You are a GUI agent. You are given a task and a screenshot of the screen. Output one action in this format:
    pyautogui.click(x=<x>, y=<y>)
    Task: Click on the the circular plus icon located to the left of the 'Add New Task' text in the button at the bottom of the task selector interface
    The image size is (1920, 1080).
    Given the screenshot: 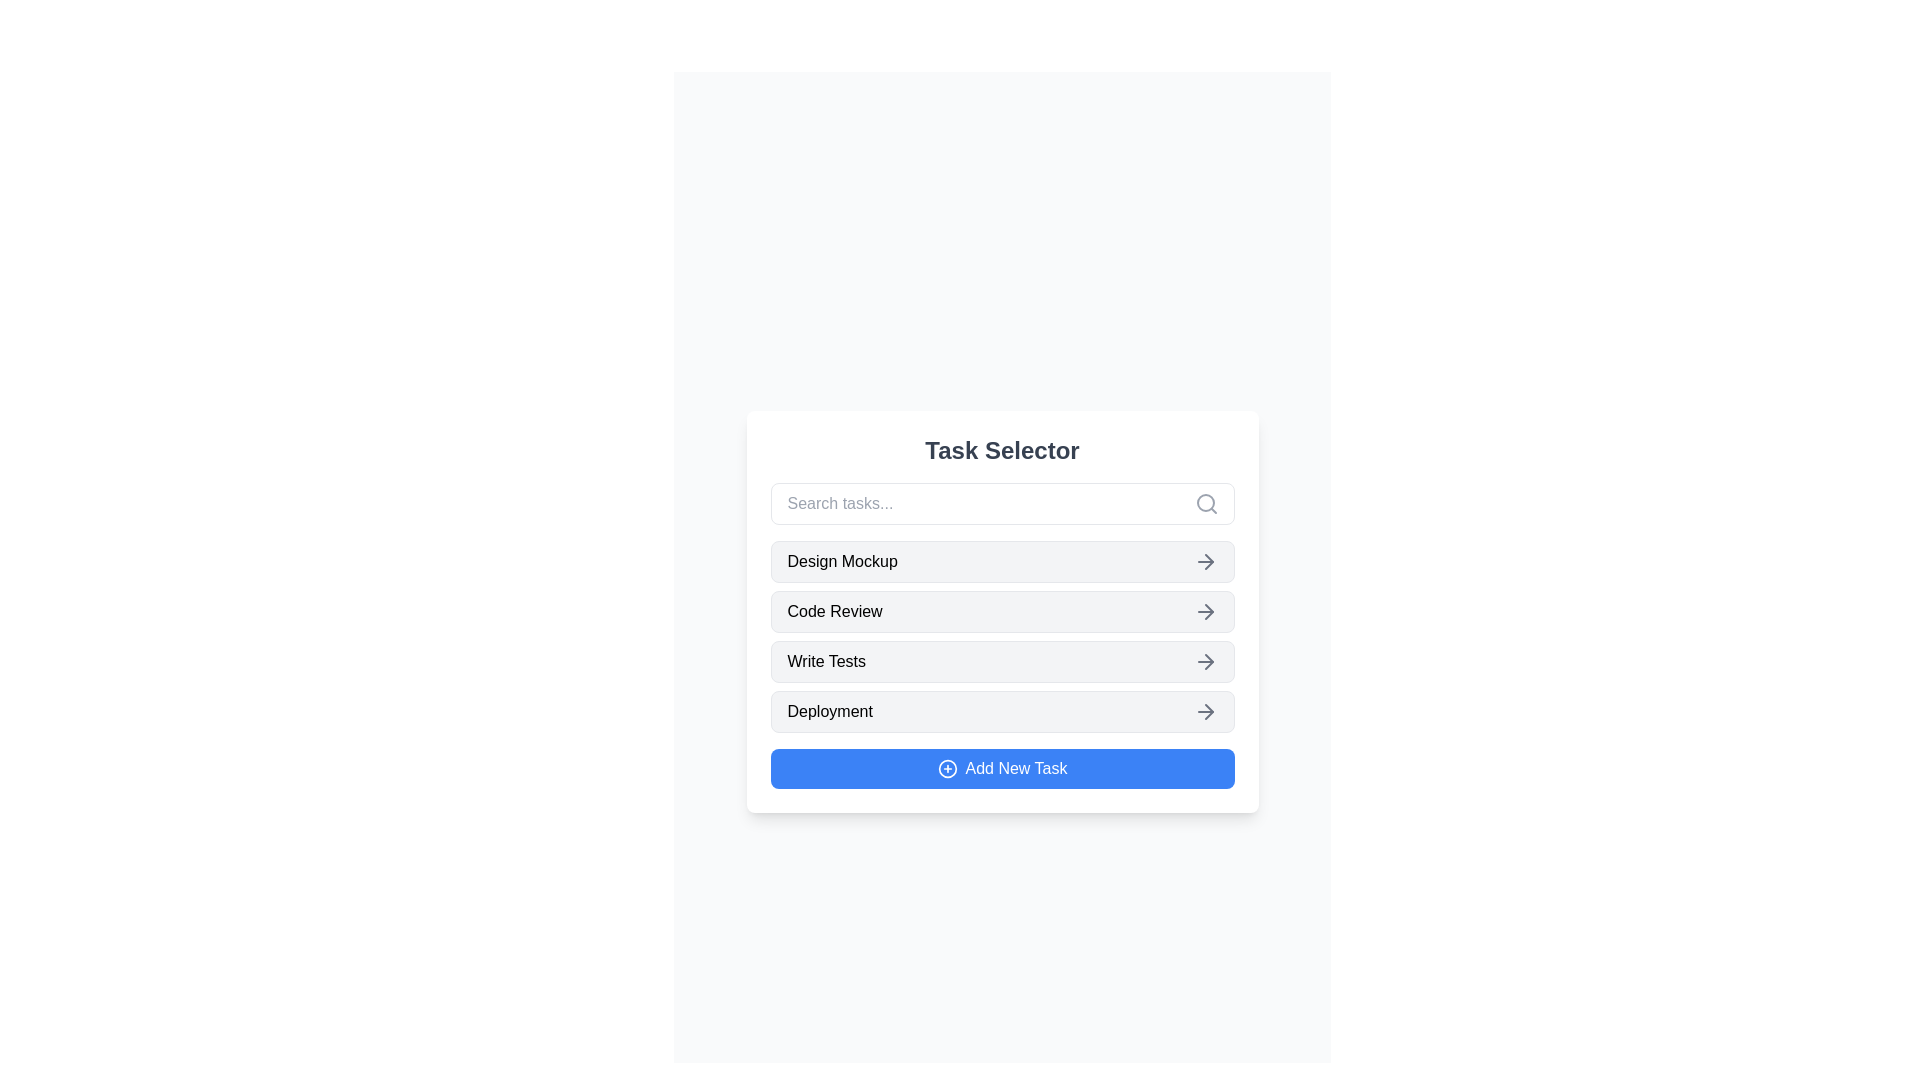 What is the action you would take?
    pyautogui.click(x=946, y=767)
    